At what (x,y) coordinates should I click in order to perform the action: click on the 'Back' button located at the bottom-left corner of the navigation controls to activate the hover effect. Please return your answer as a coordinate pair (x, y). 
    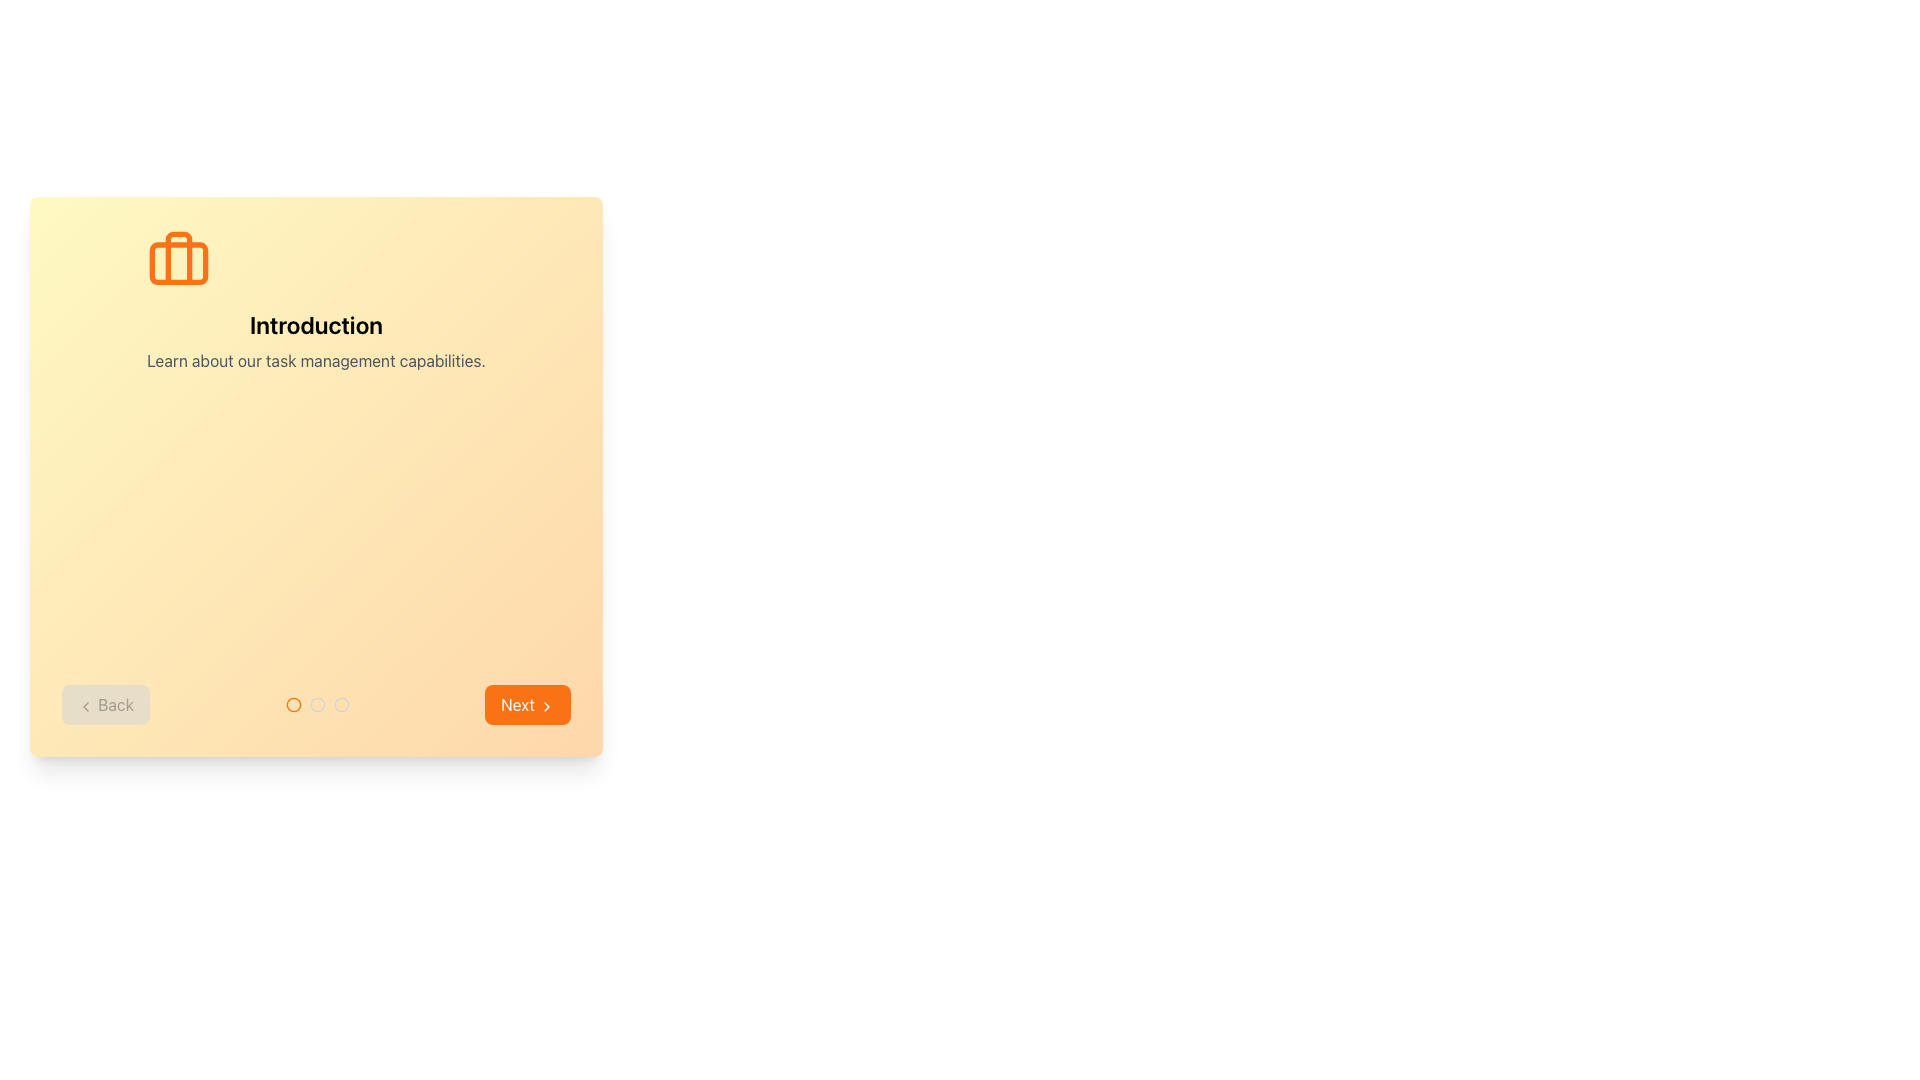
    Looking at the image, I should click on (104, 704).